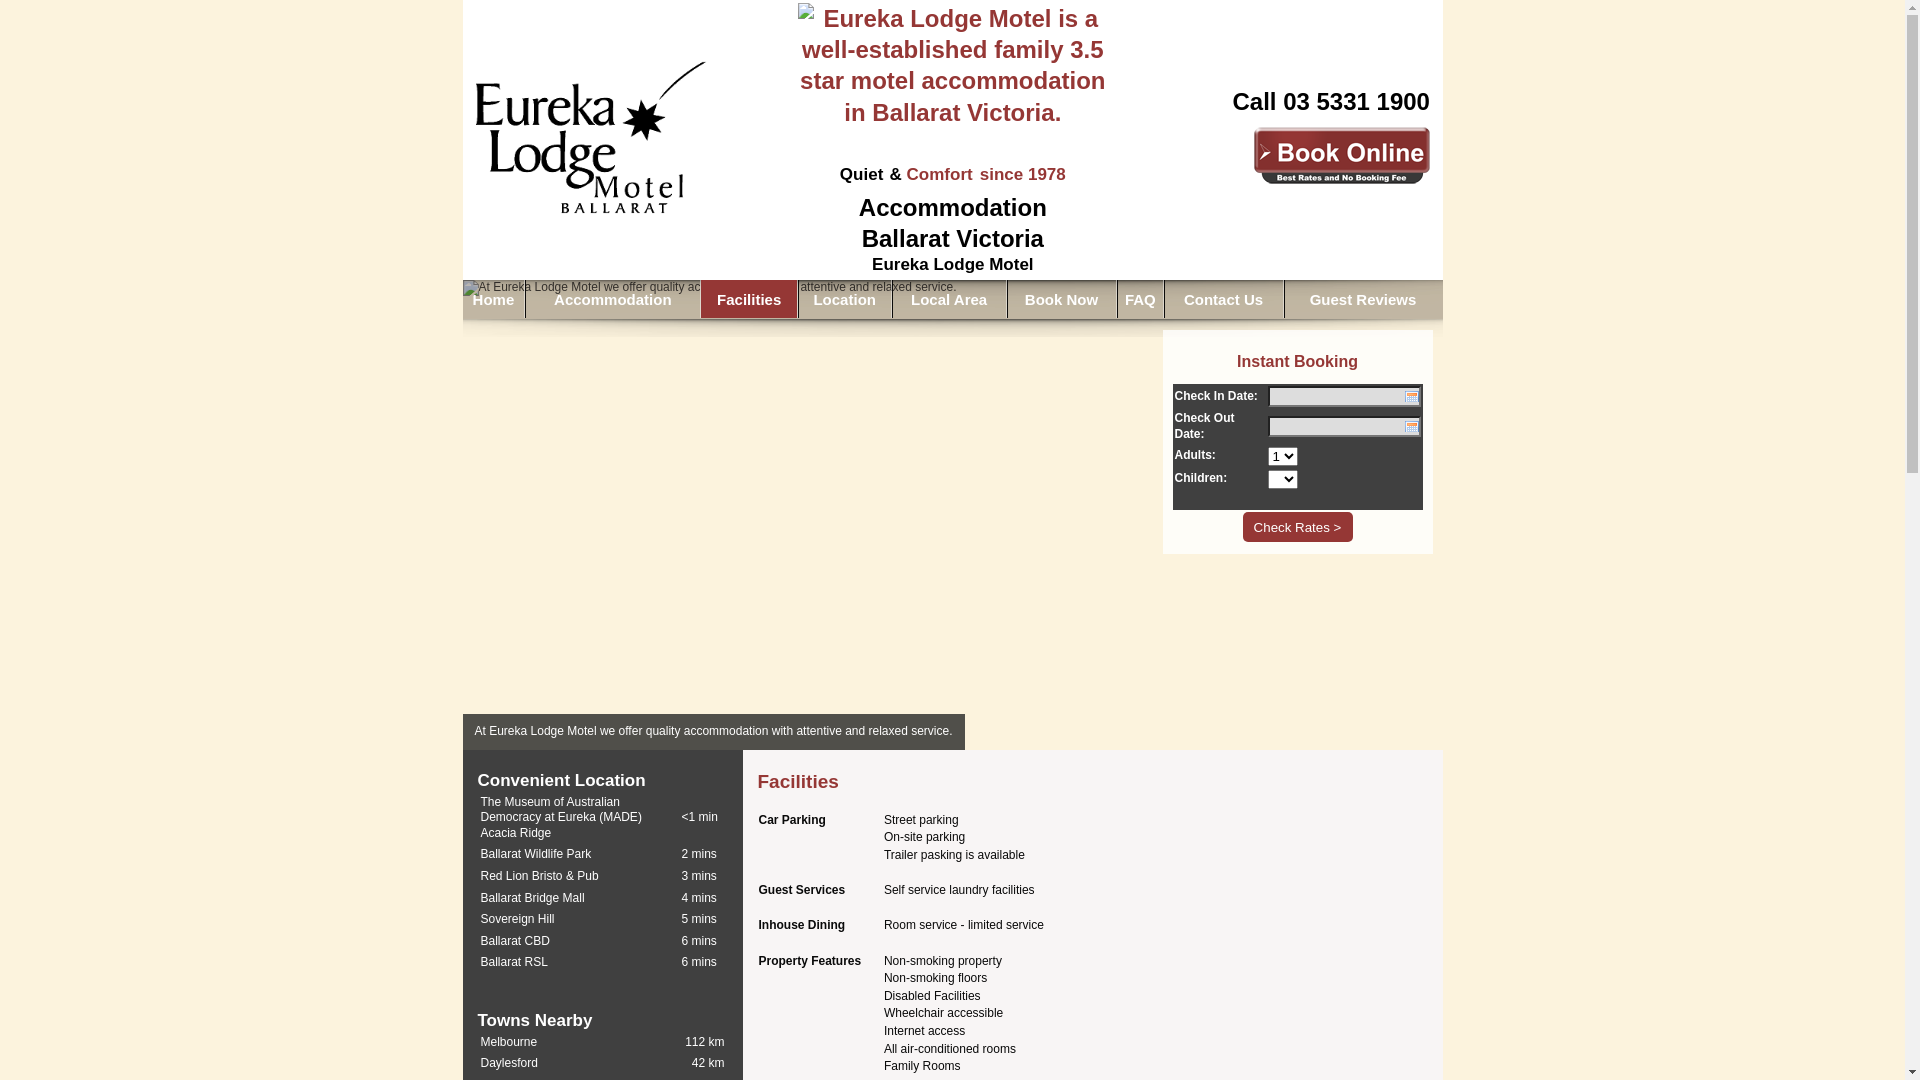 The width and height of the screenshot is (1920, 1080). I want to click on 'Accommodation', so click(524, 299).